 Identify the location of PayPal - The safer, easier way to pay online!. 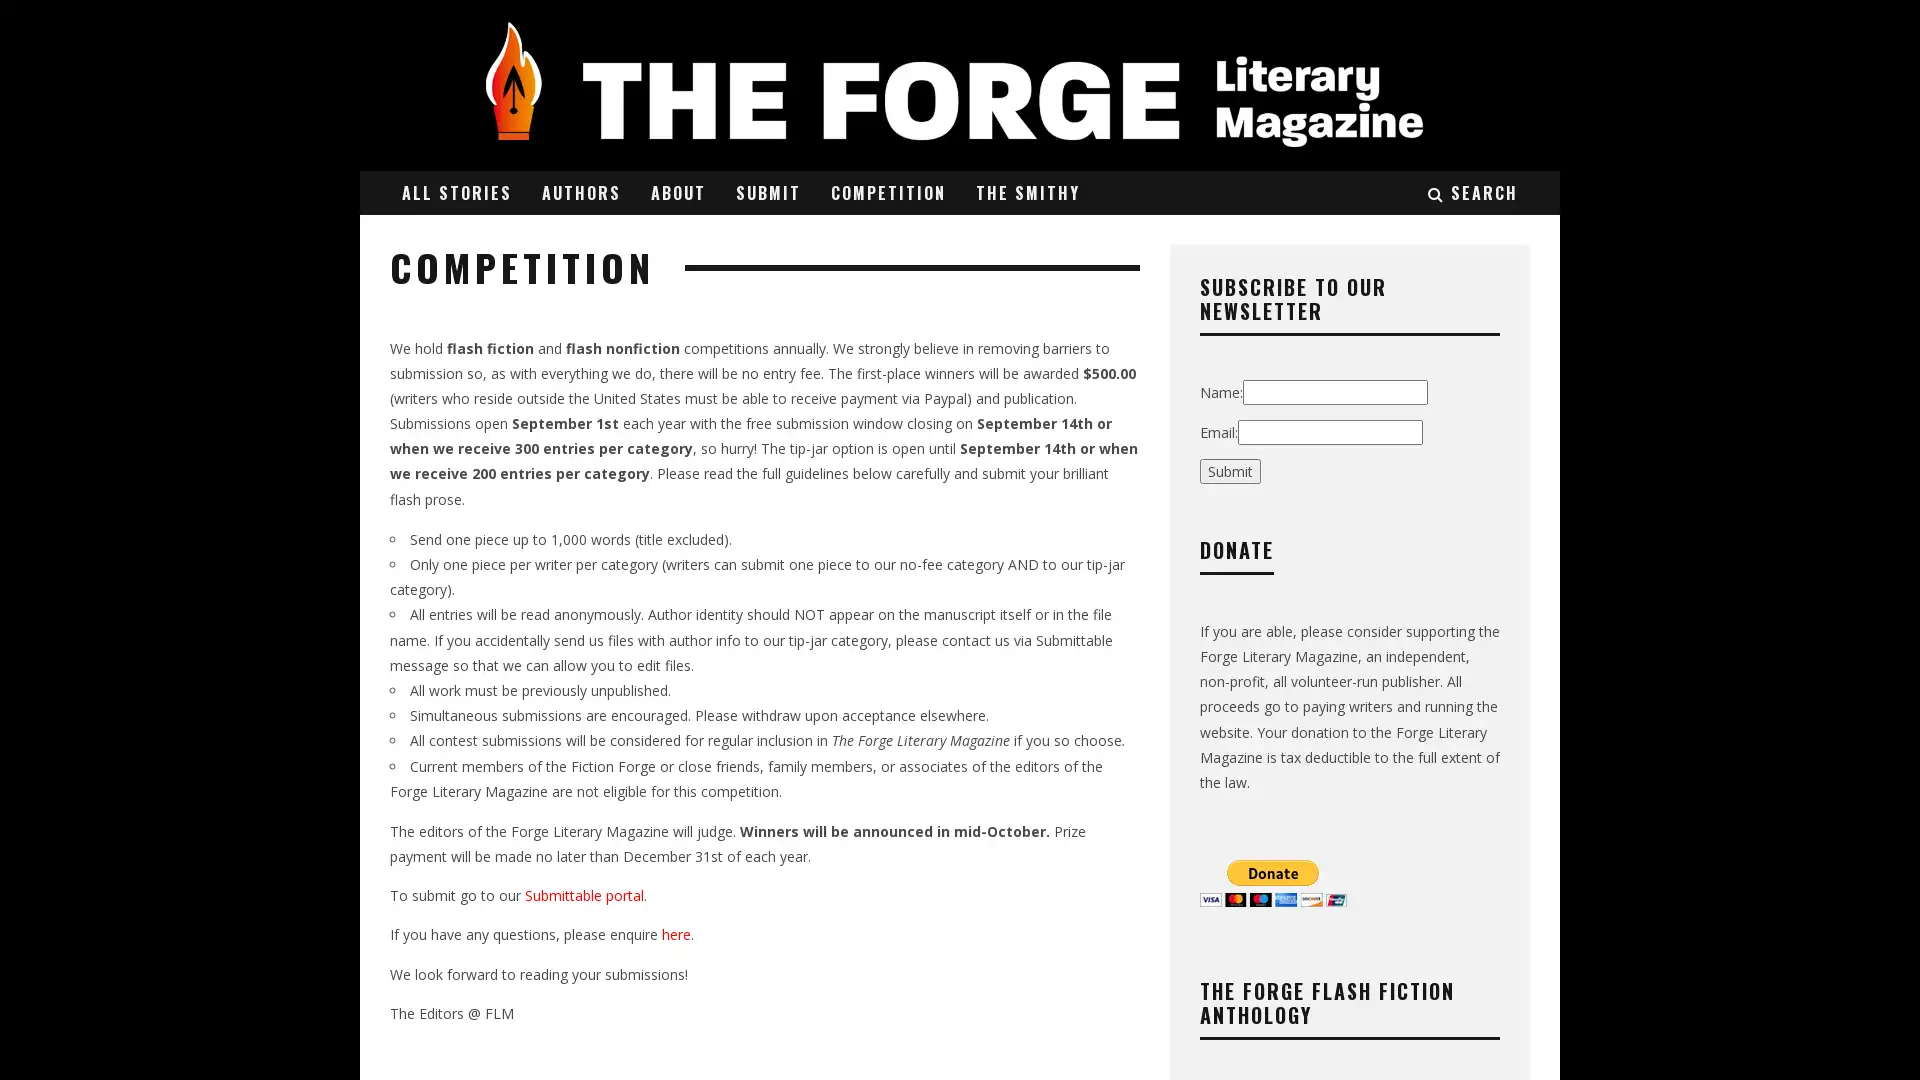
(1272, 881).